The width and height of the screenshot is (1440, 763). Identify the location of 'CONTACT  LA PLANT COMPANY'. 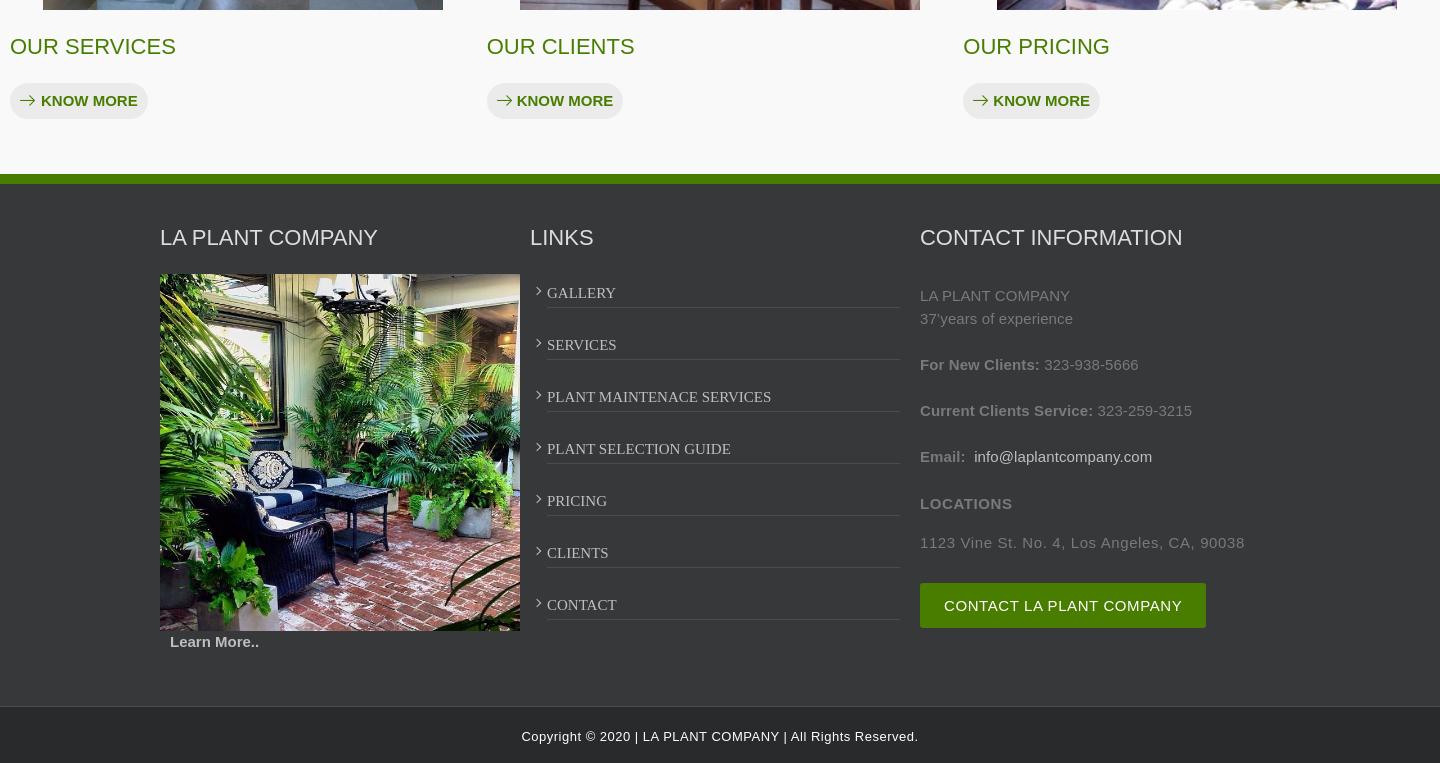
(943, 604).